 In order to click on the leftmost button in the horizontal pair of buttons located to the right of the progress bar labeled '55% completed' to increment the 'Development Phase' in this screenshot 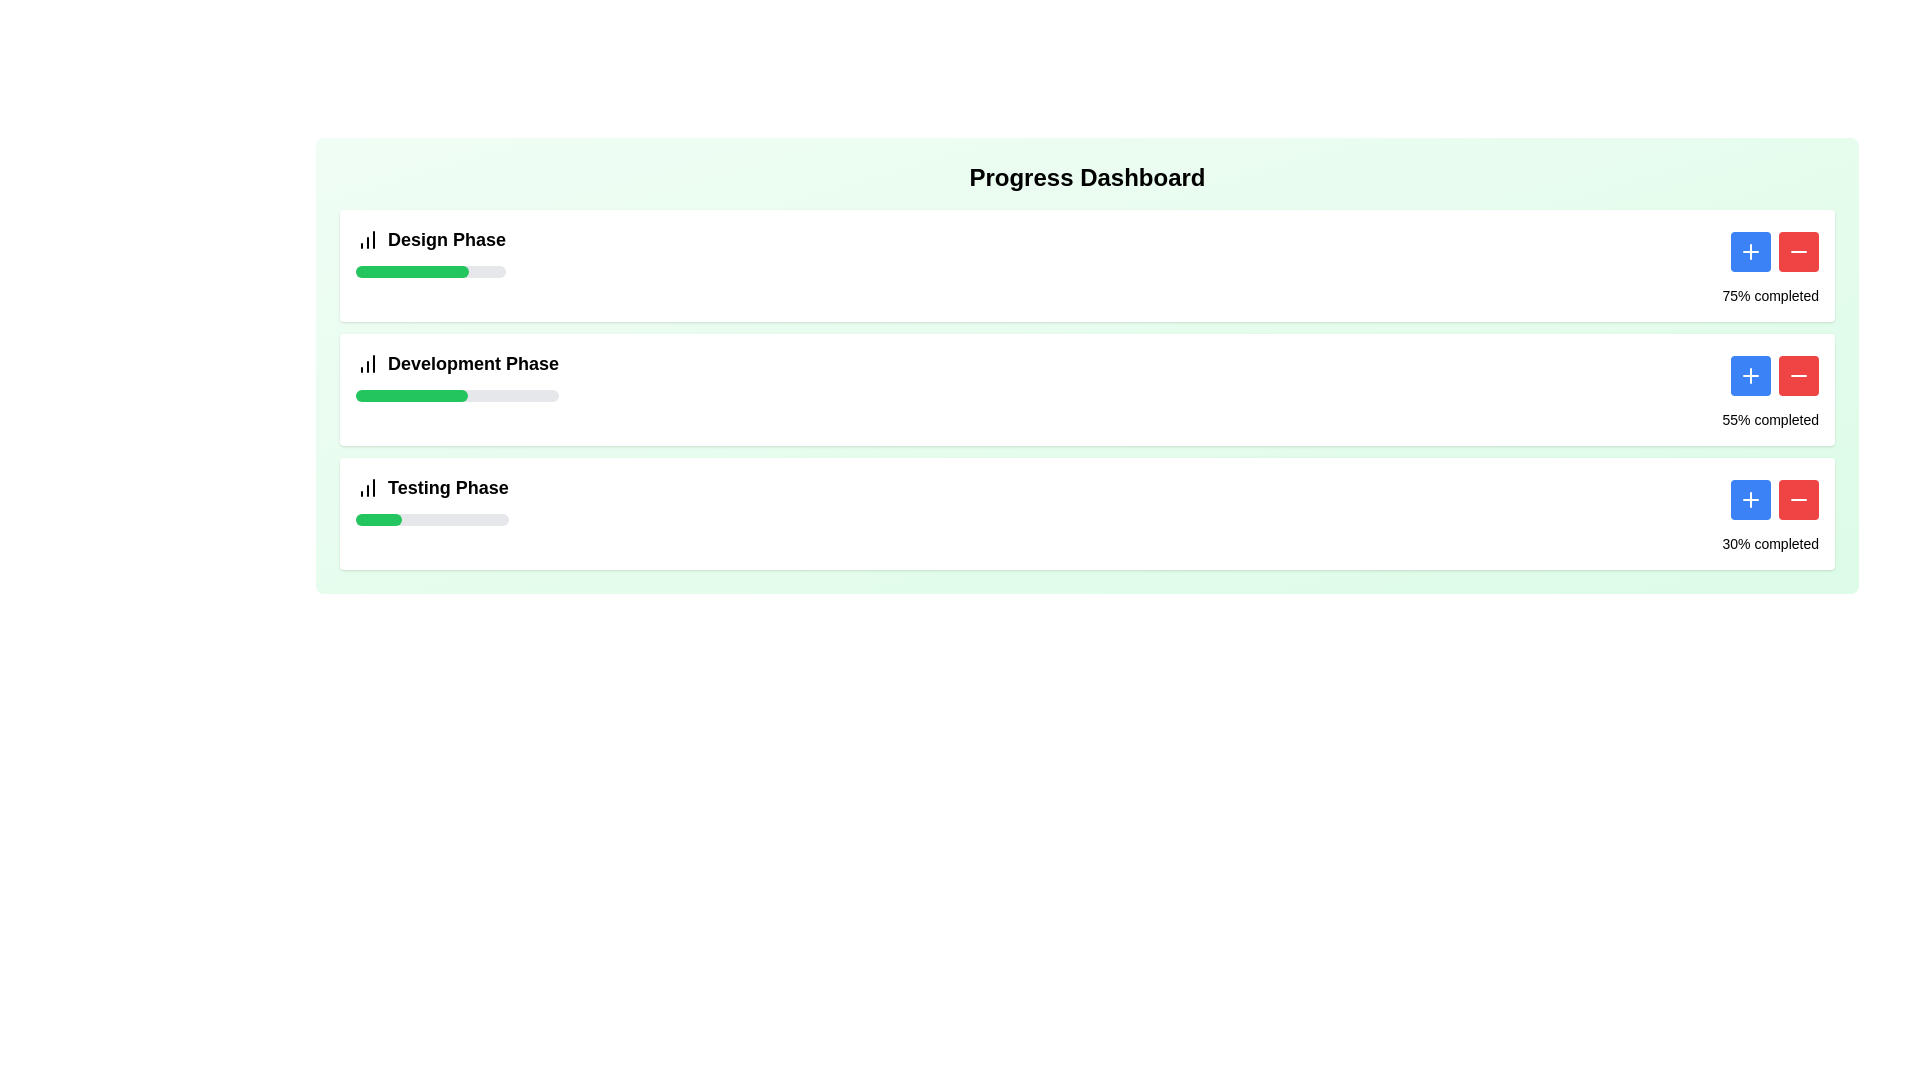, I will do `click(1750, 375)`.